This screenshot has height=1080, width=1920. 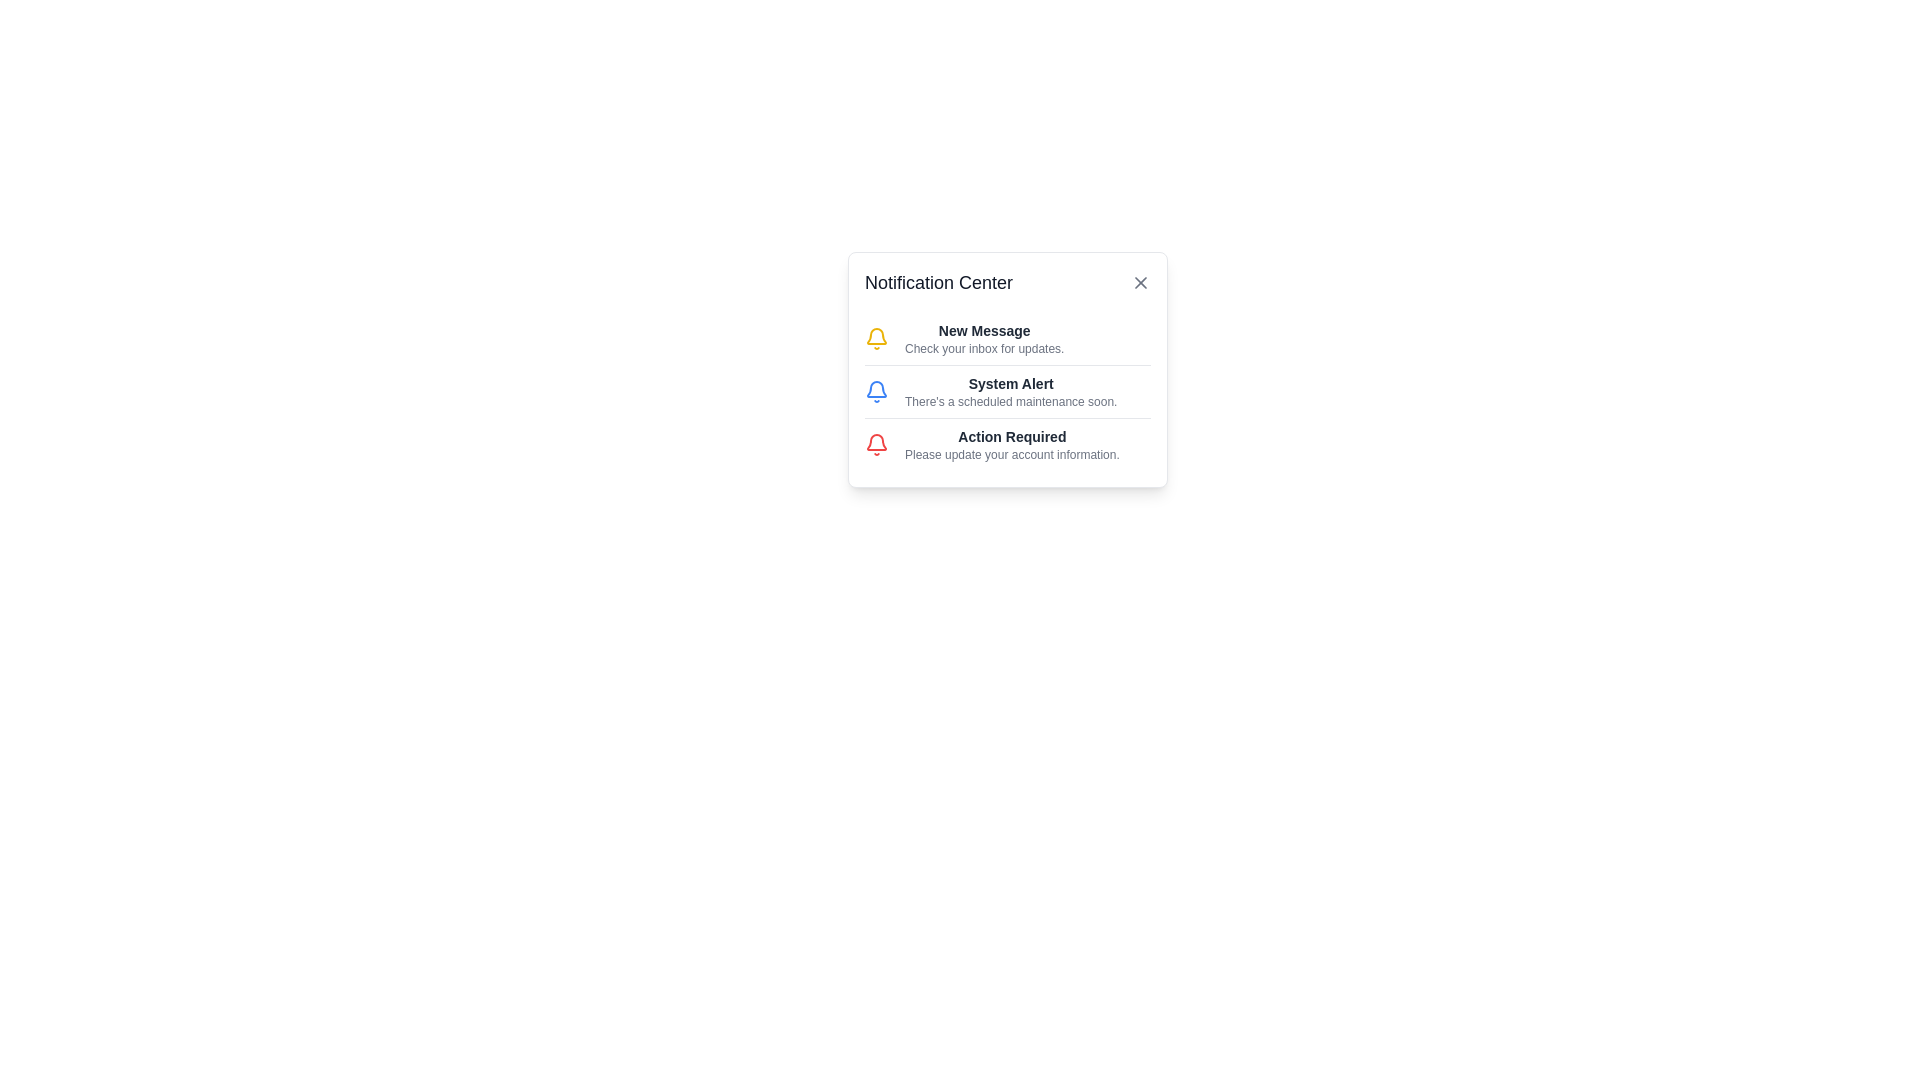 I want to click on the title text of the header in the notification panel, so click(x=1008, y=282).